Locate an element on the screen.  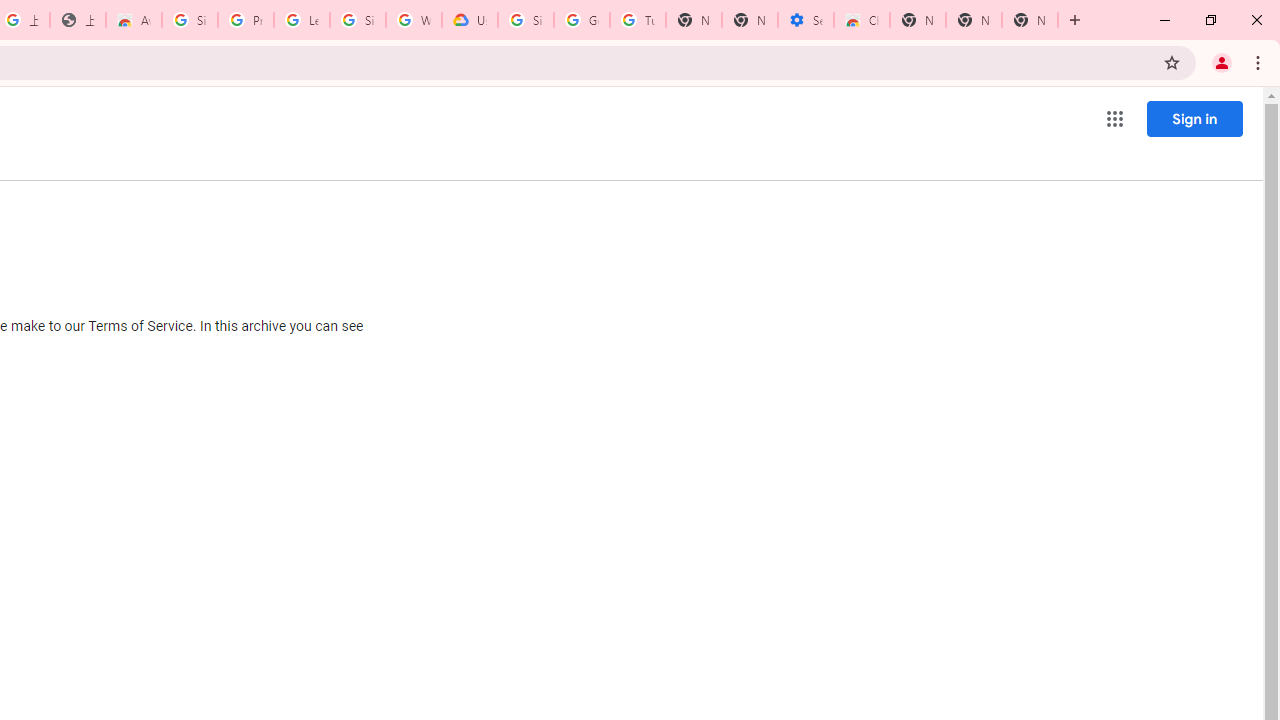
'Who are Google' is located at coordinates (413, 20).